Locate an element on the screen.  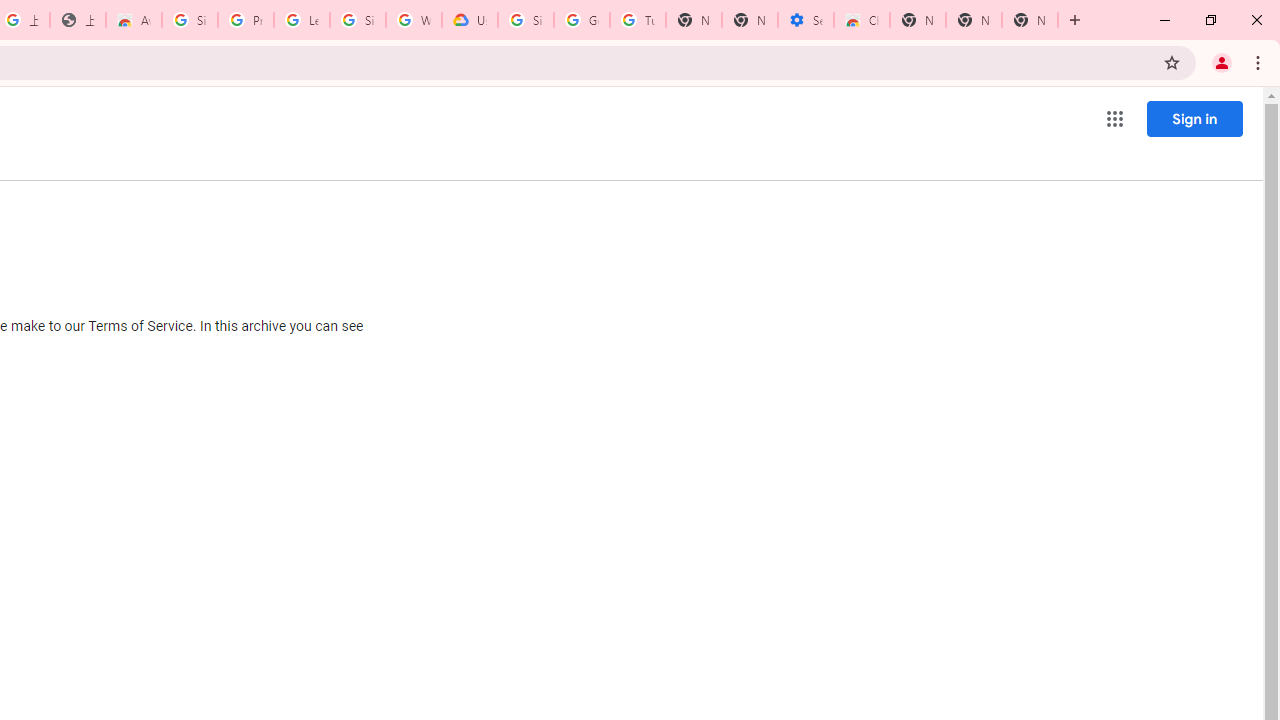
'Who are Google' is located at coordinates (413, 20).